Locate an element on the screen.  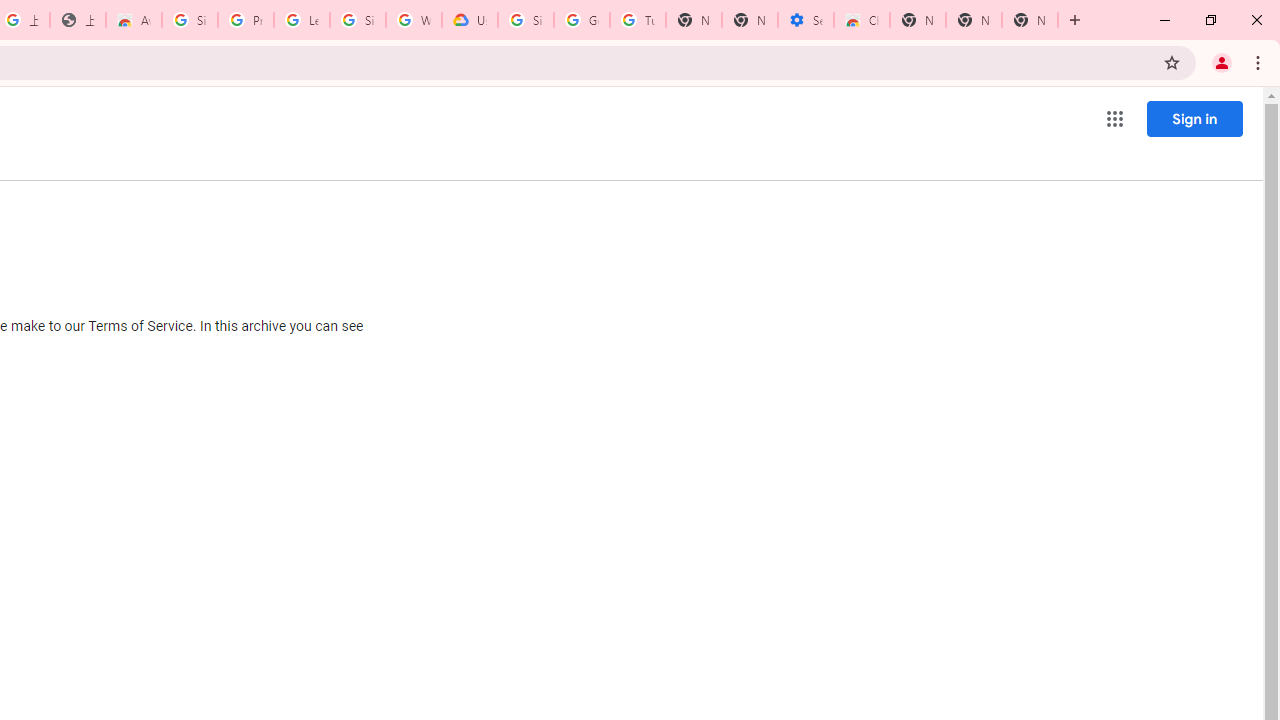
'Who are Google' is located at coordinates (413, 20).